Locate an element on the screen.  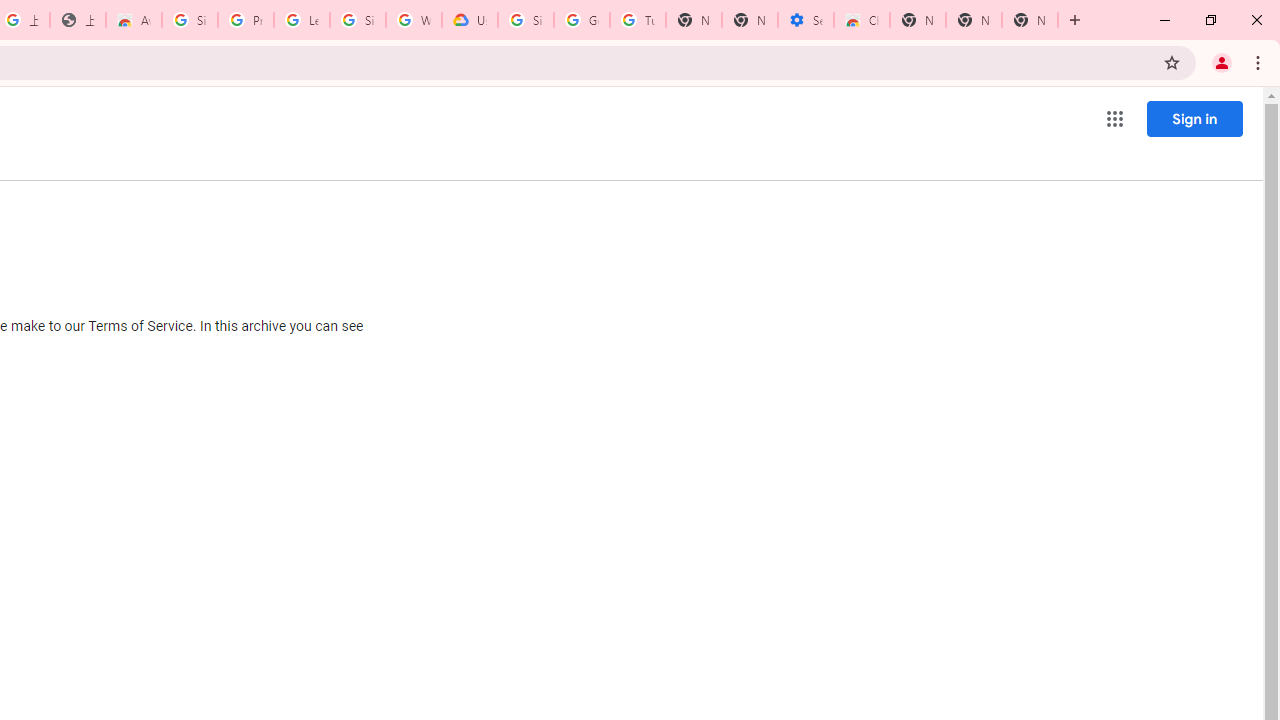
'Who are Google' is located at coordinates (413, 20).